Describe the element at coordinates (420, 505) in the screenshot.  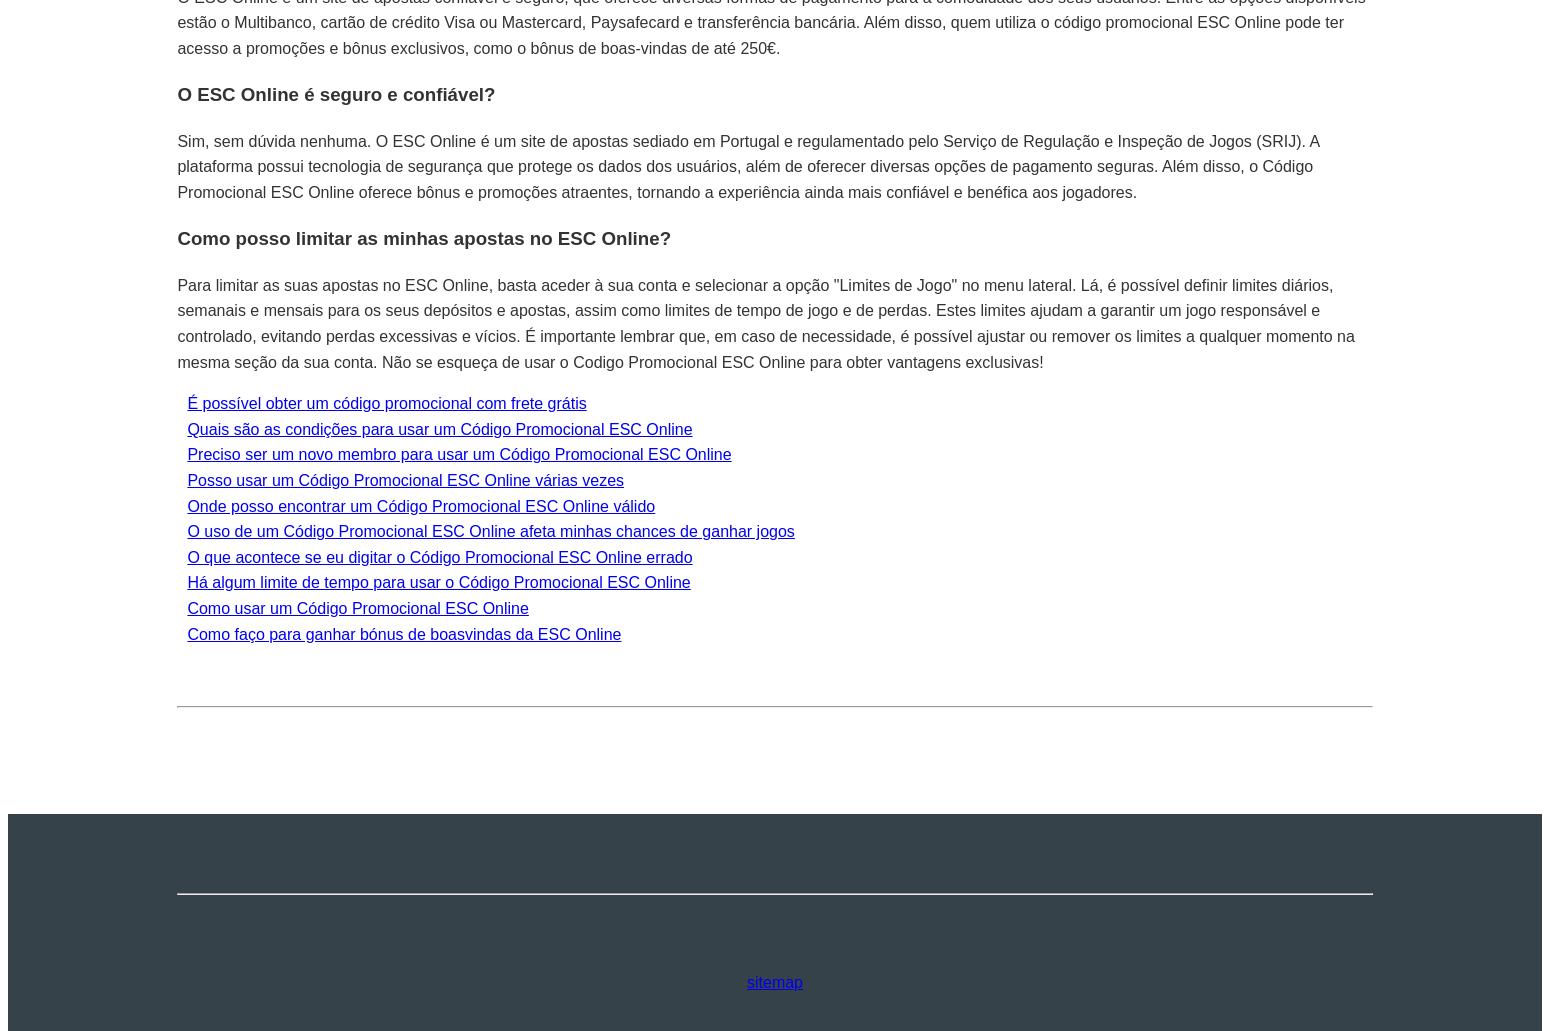
I see `'Onde posso encontrar um Código Promocional ESC Online válido'` at that location.